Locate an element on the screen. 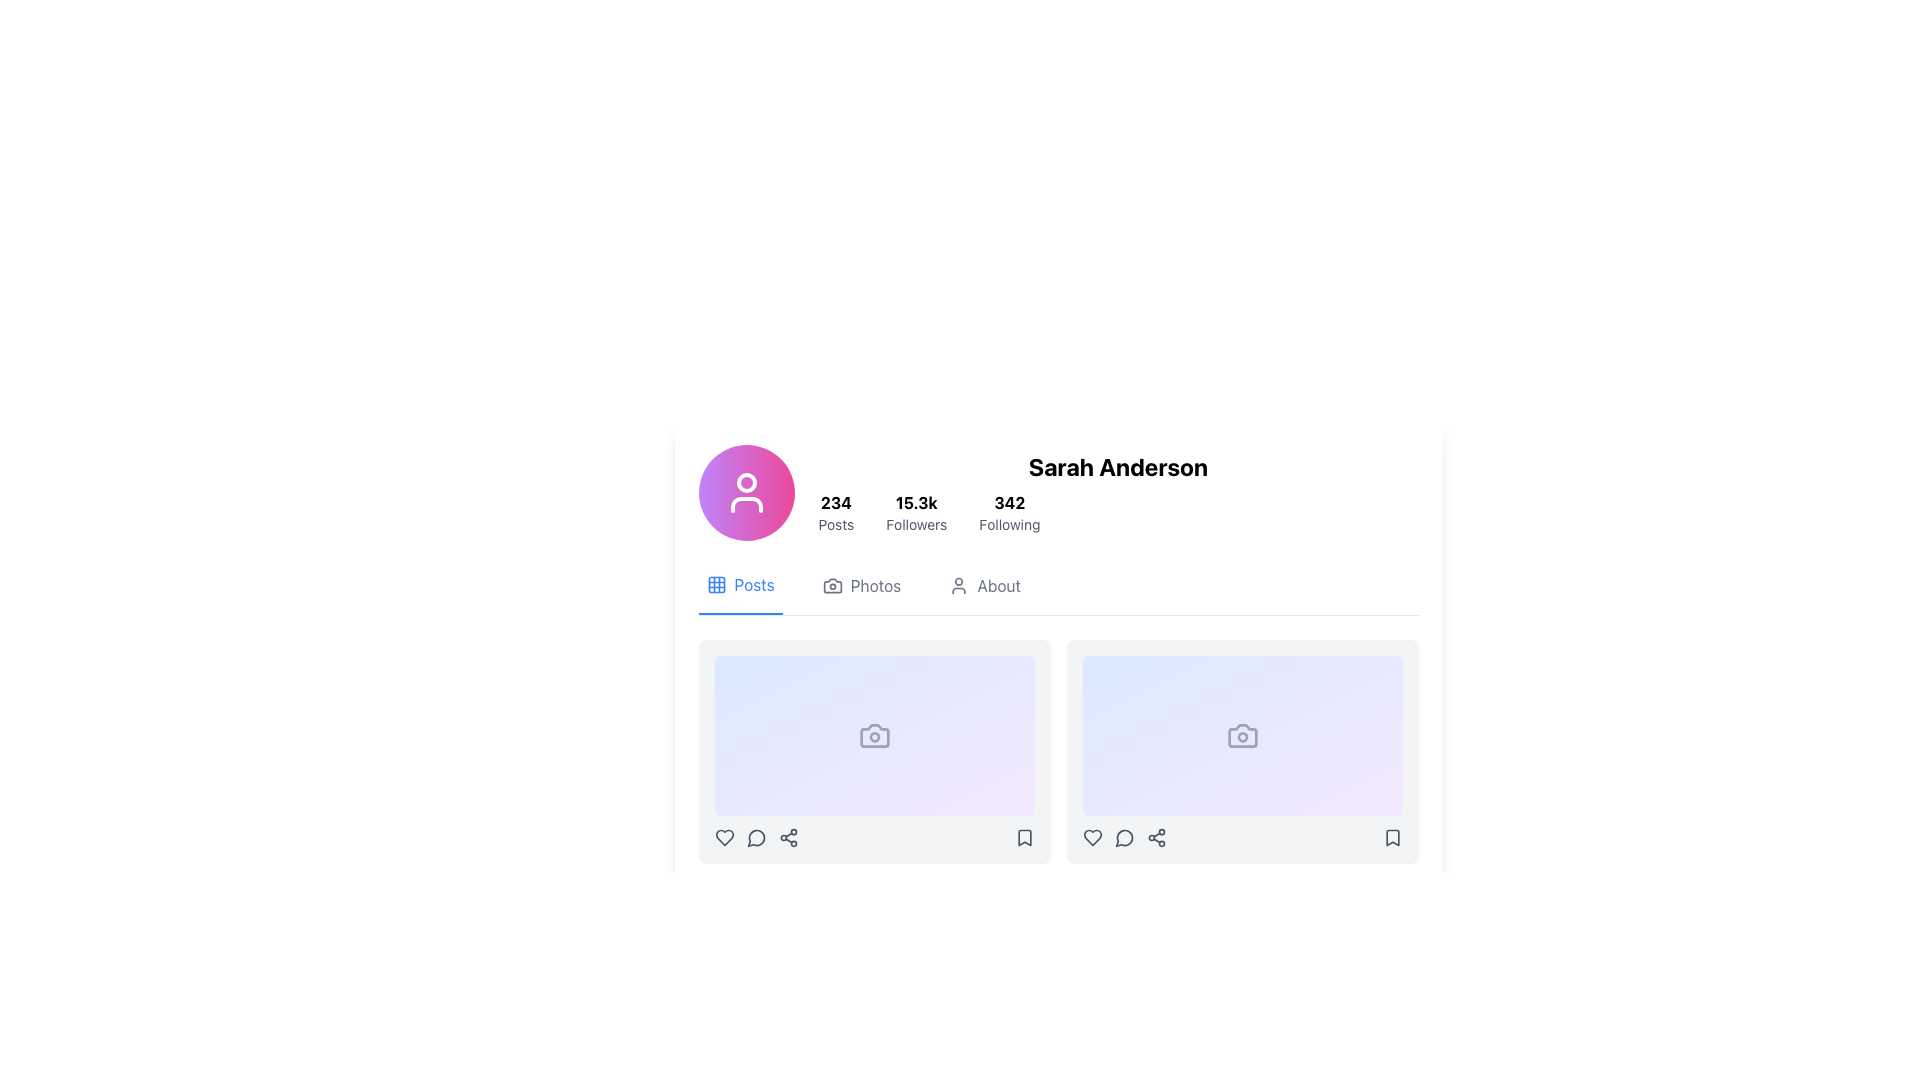 Image resolution: width=1920 pixels, height=1080 pixels. the horizontal navigation bar located near the top of the page below the user's name is located at coordinates (1057, 593).